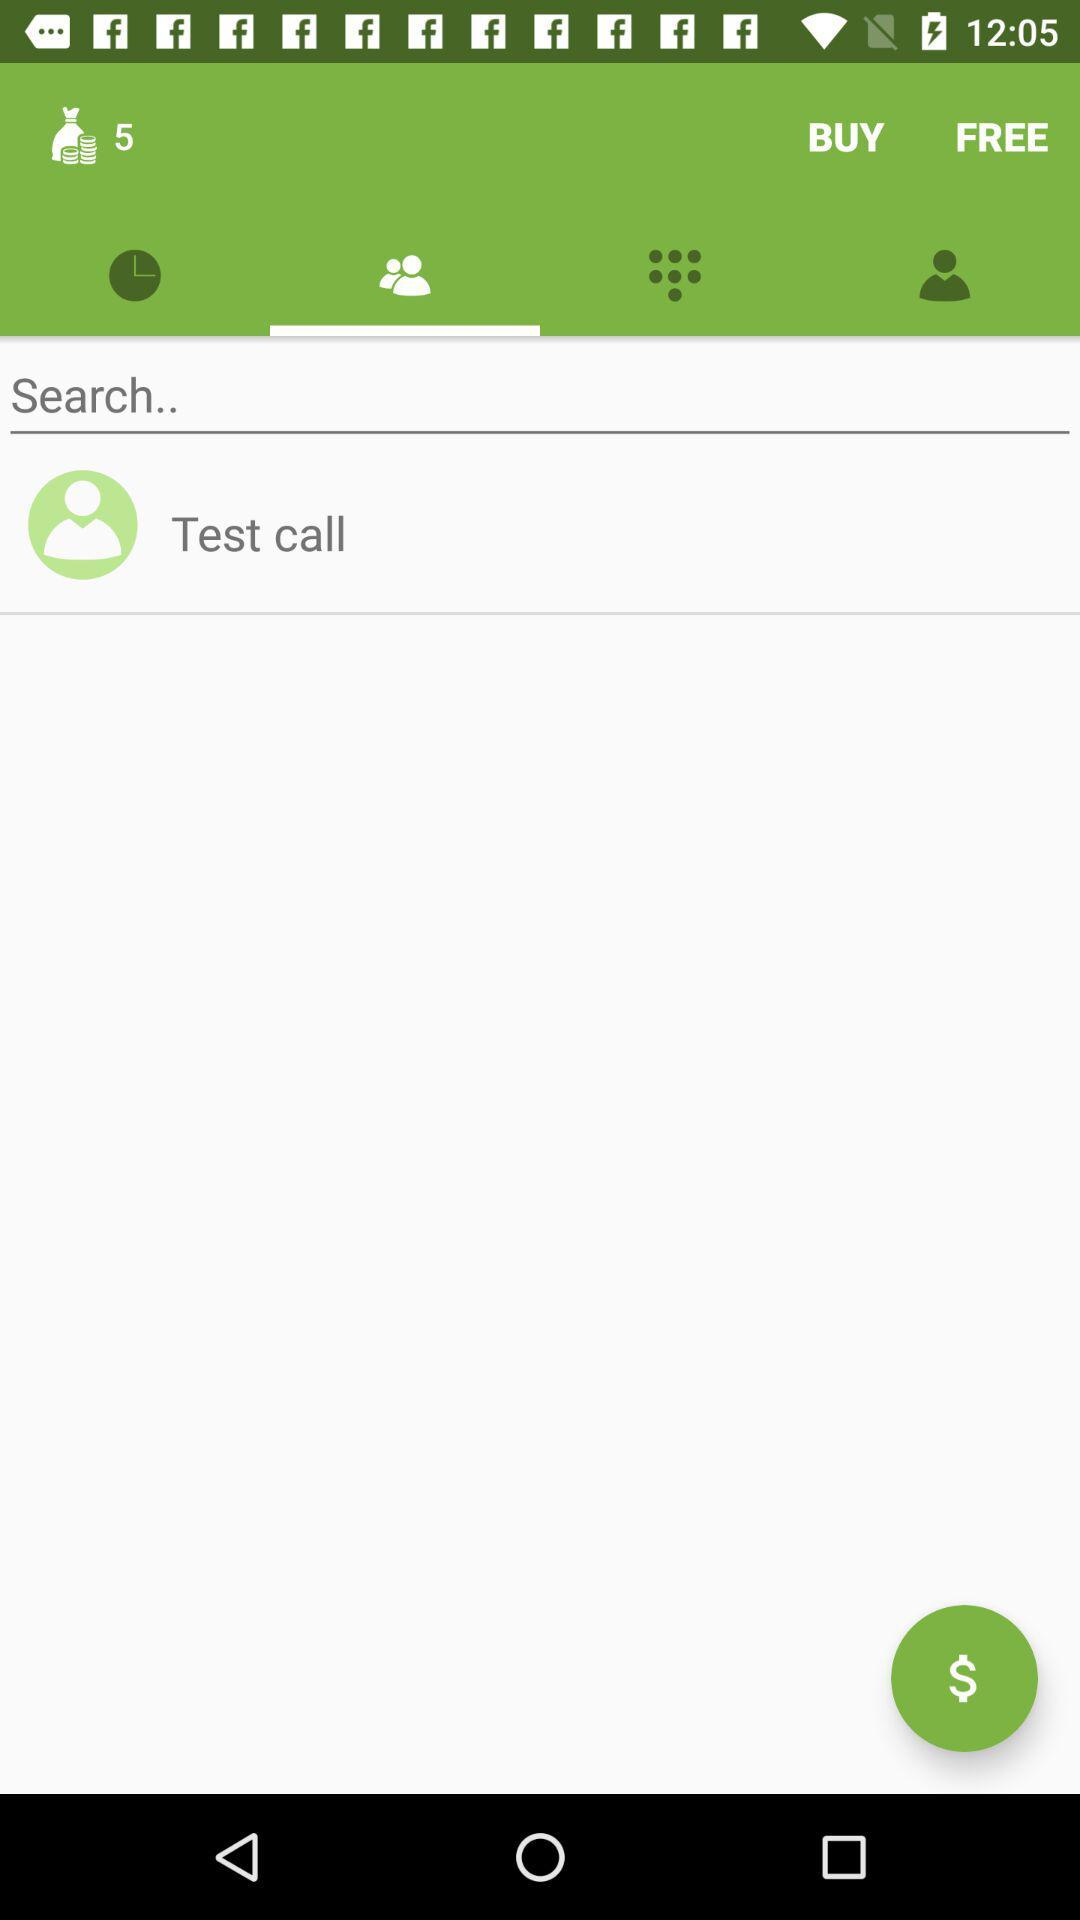  What do you see at coordinates (135, 272) in the screenshot?
I see `the first icon in the menu bar` at bounding box center [135, 272].